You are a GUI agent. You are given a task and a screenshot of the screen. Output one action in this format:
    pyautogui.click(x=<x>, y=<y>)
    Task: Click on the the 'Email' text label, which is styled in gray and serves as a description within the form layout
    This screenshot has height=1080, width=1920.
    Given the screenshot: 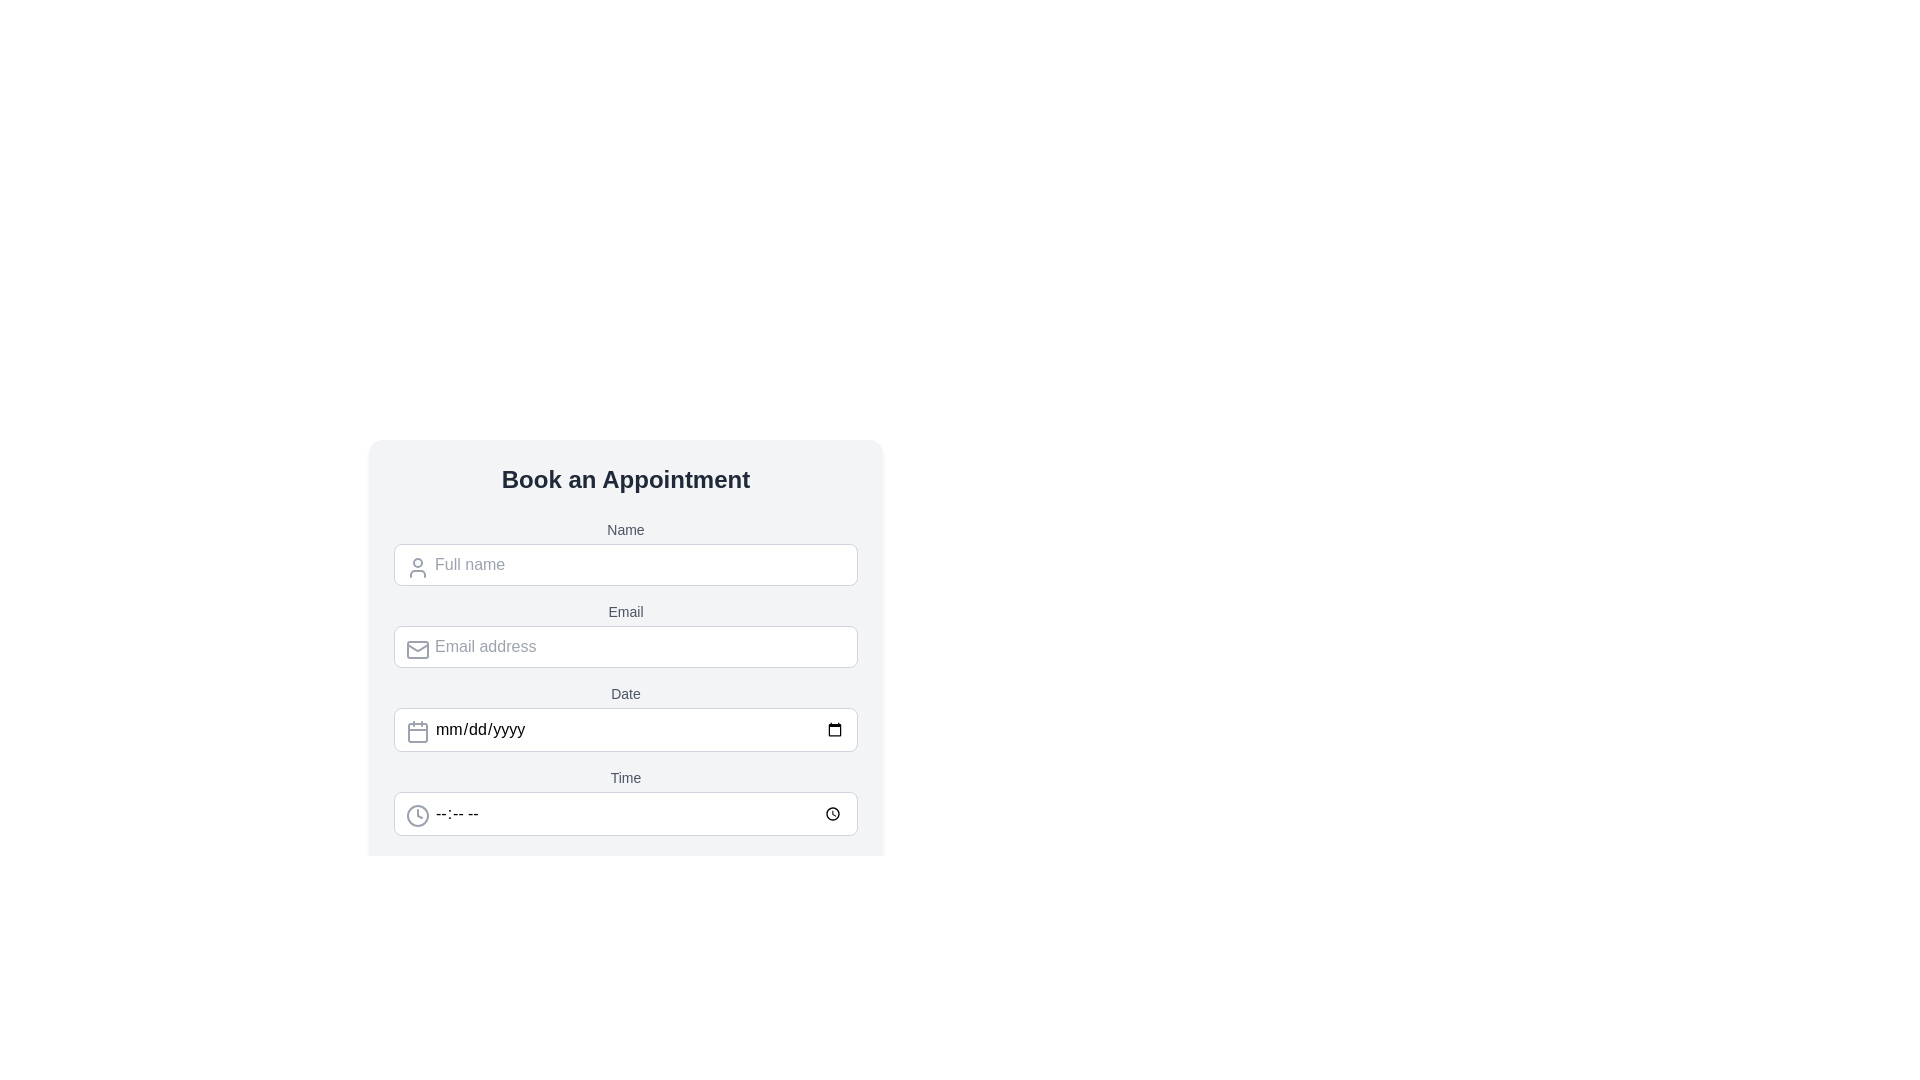 What is the action you would take?
    pyautogui.click(x=624, y=611)
    